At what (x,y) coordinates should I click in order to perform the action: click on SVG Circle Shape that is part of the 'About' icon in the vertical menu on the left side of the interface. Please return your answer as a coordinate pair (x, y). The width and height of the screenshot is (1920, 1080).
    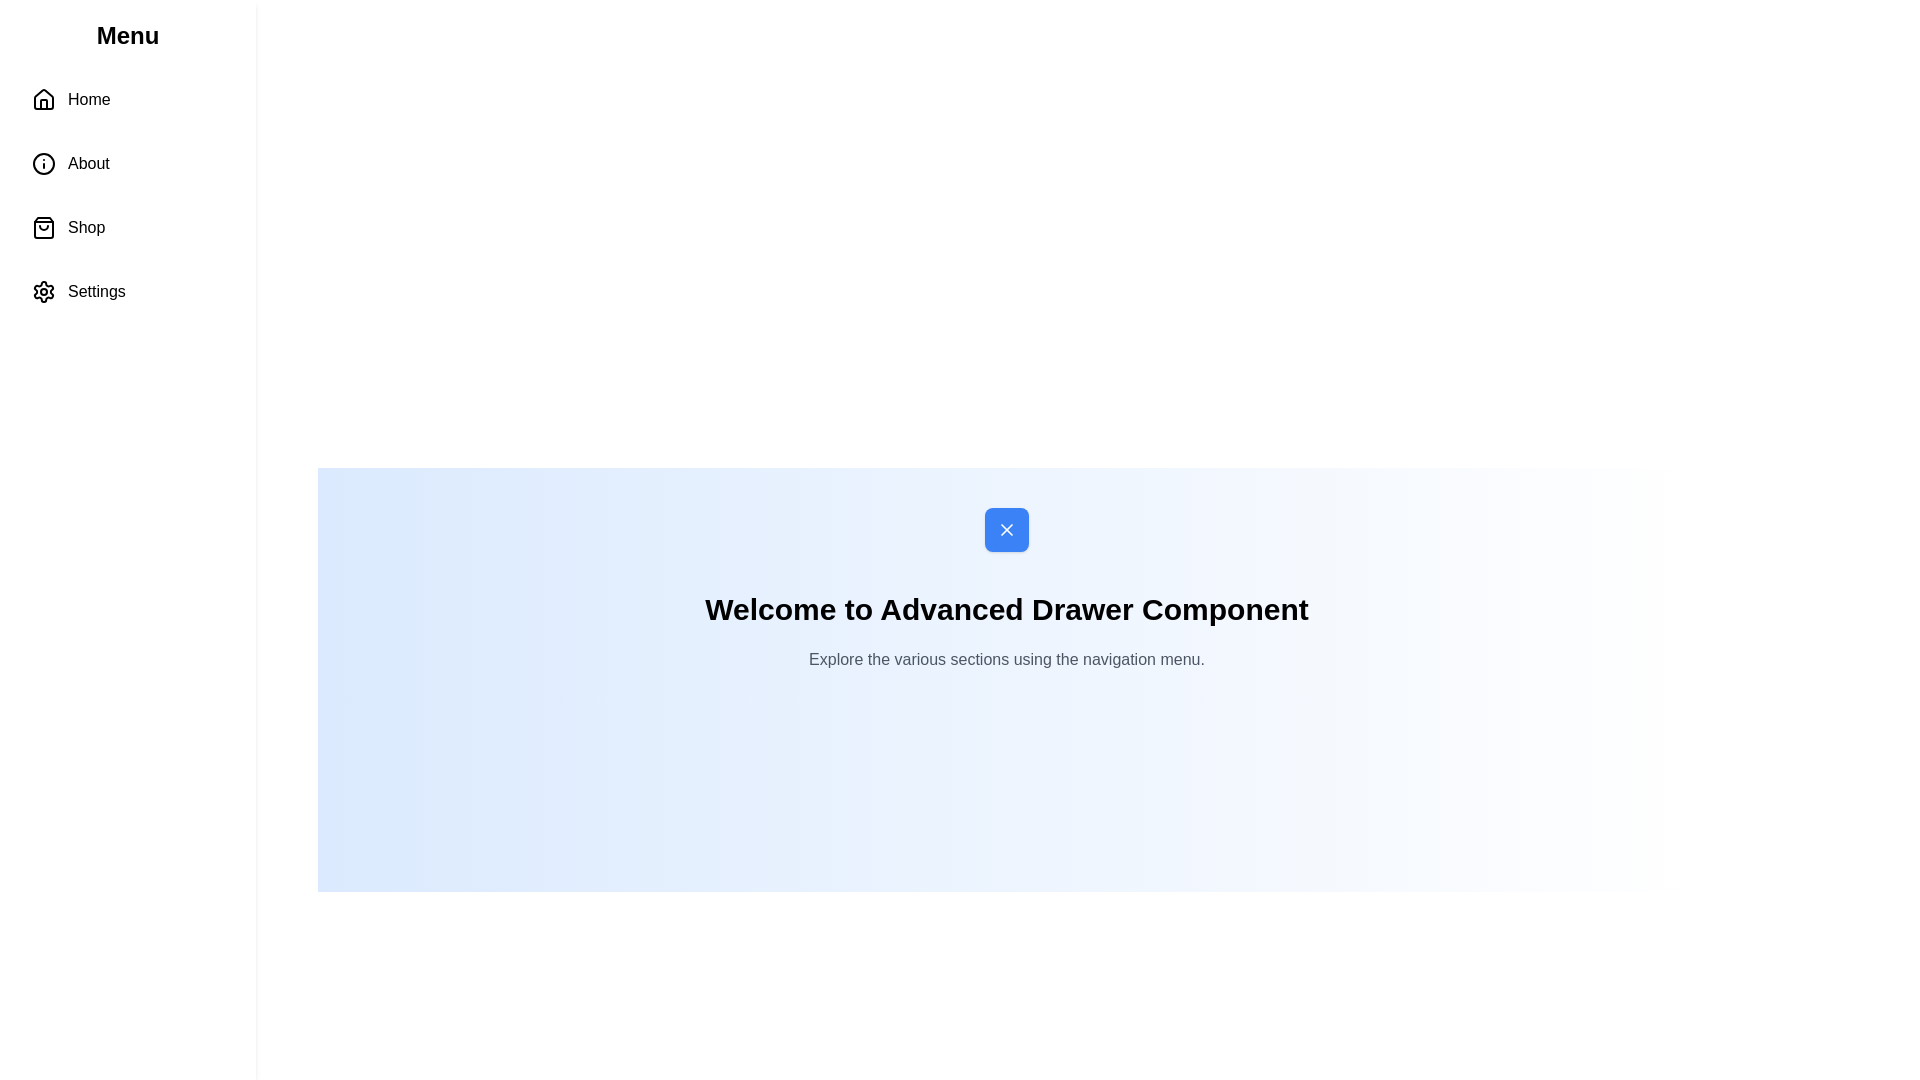
    Looking at the image, I should click on (43, 163).